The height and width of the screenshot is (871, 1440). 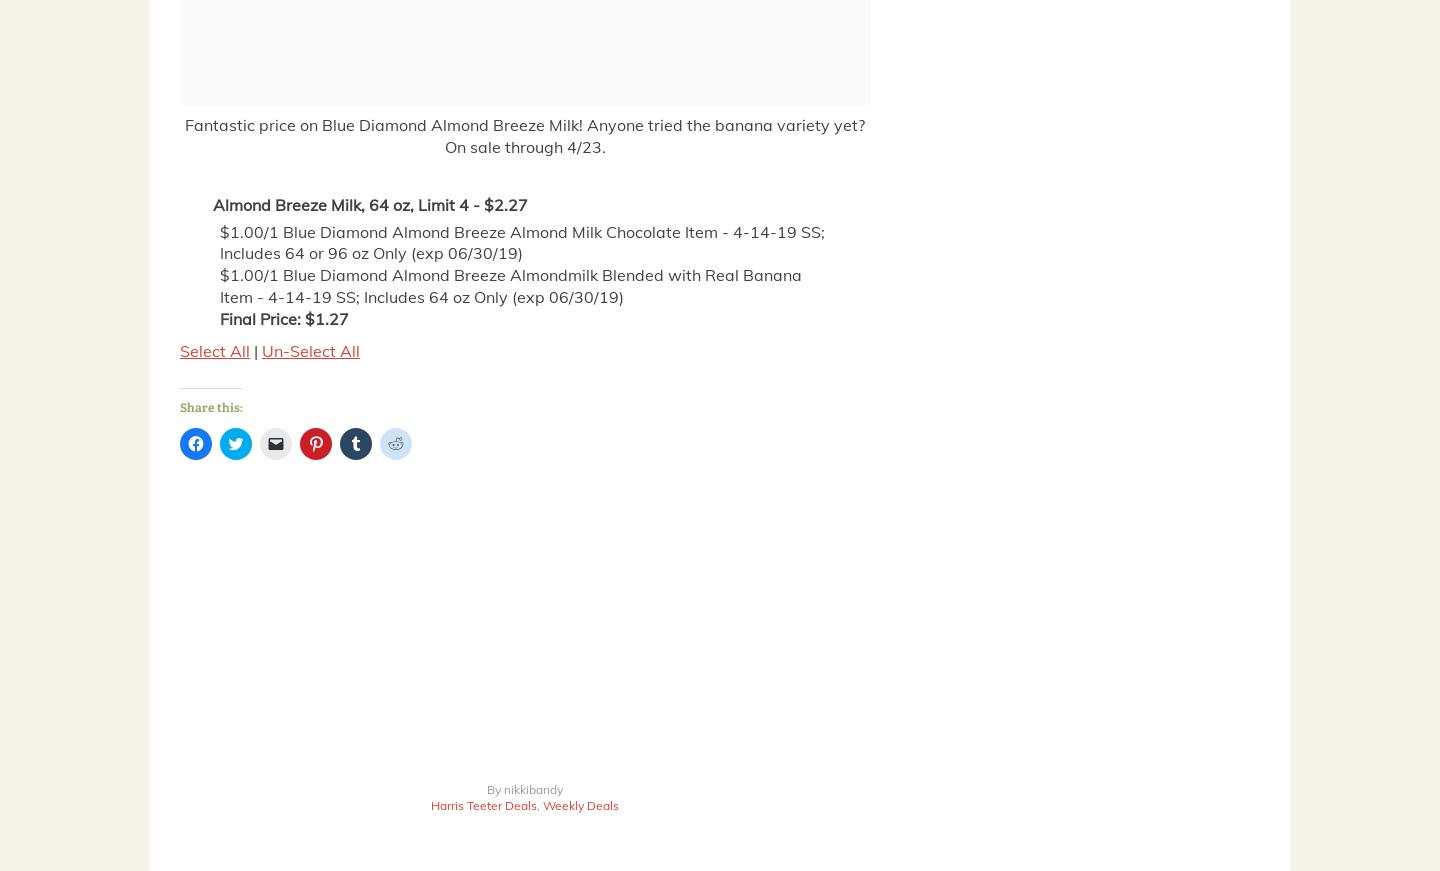 I want to click on 'Fantastic price on Blue Diamond Almond Breeze Milk! Anyone tried the banana variety yet? On sale through 4/23.', so click(x=185, y=134).